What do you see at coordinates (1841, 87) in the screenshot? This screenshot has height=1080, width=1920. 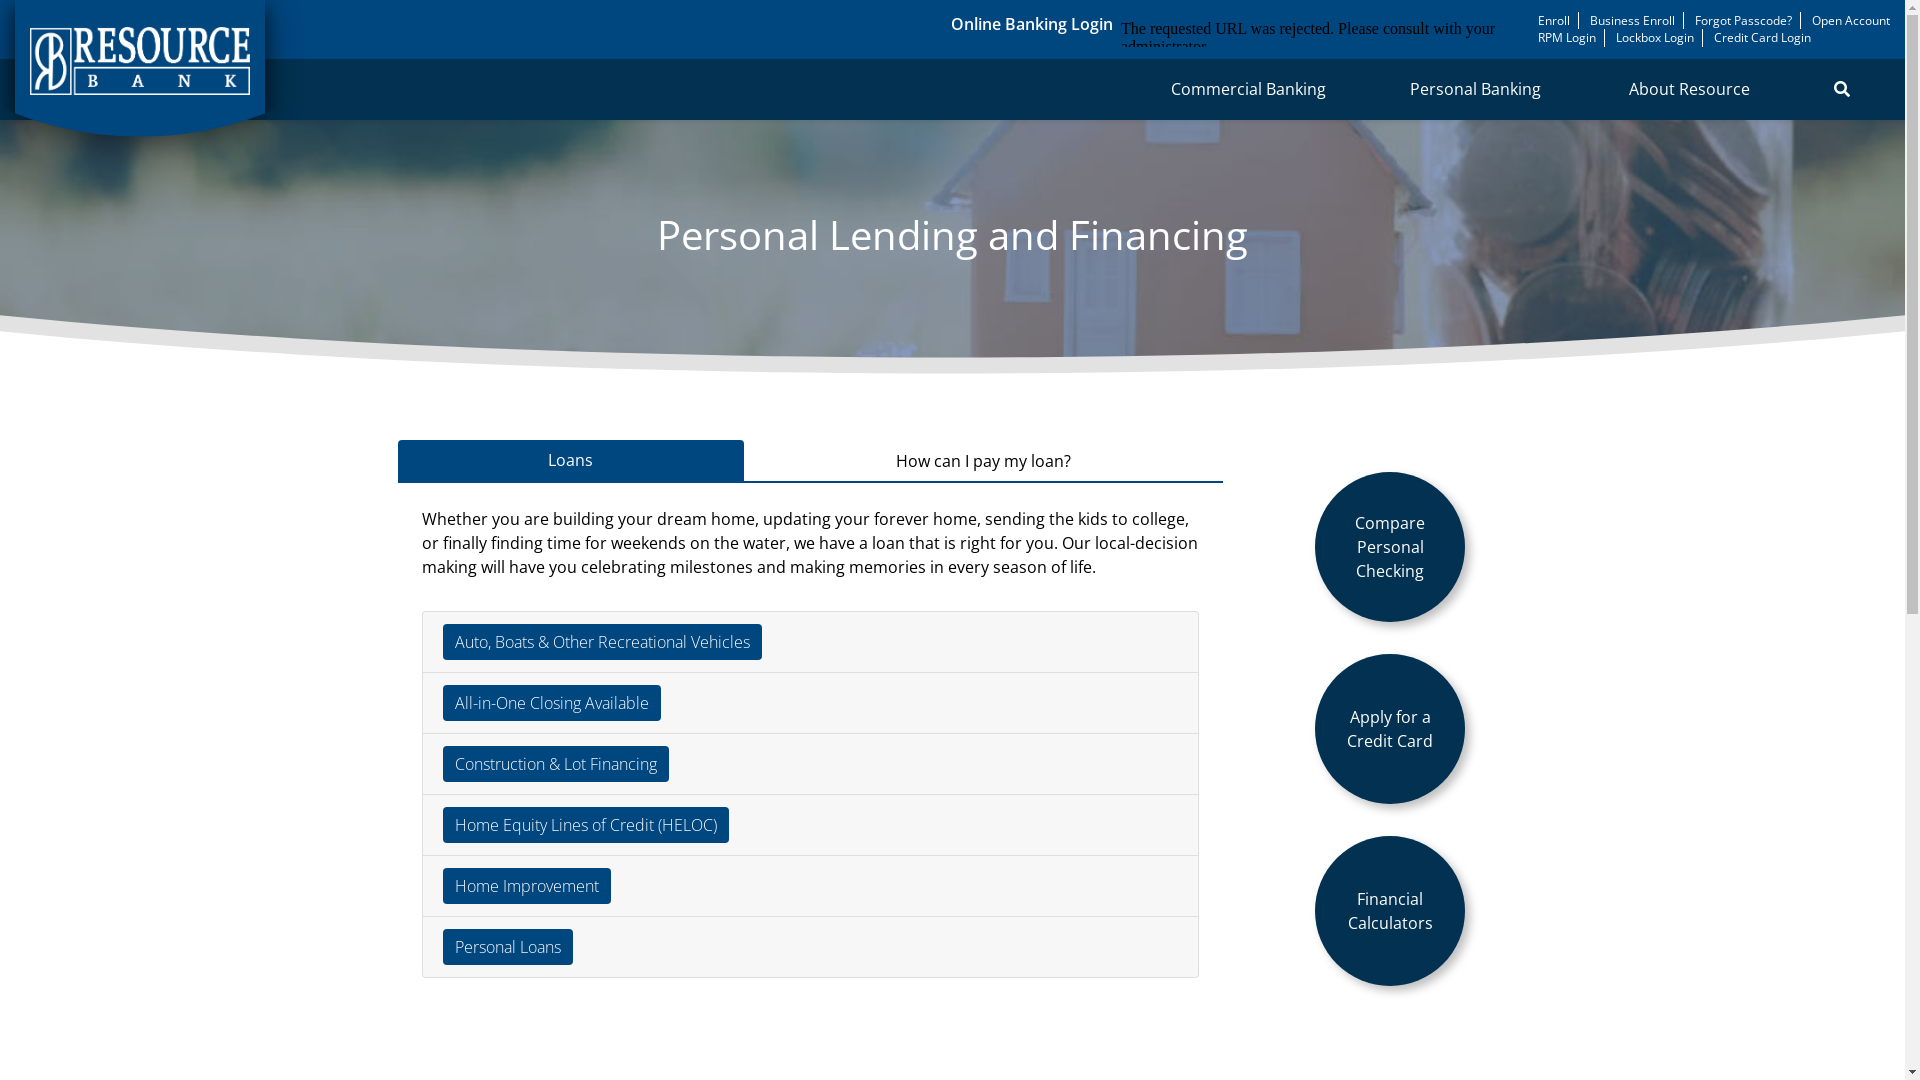 I see `'Search'` at bounding box center [1841, 87].